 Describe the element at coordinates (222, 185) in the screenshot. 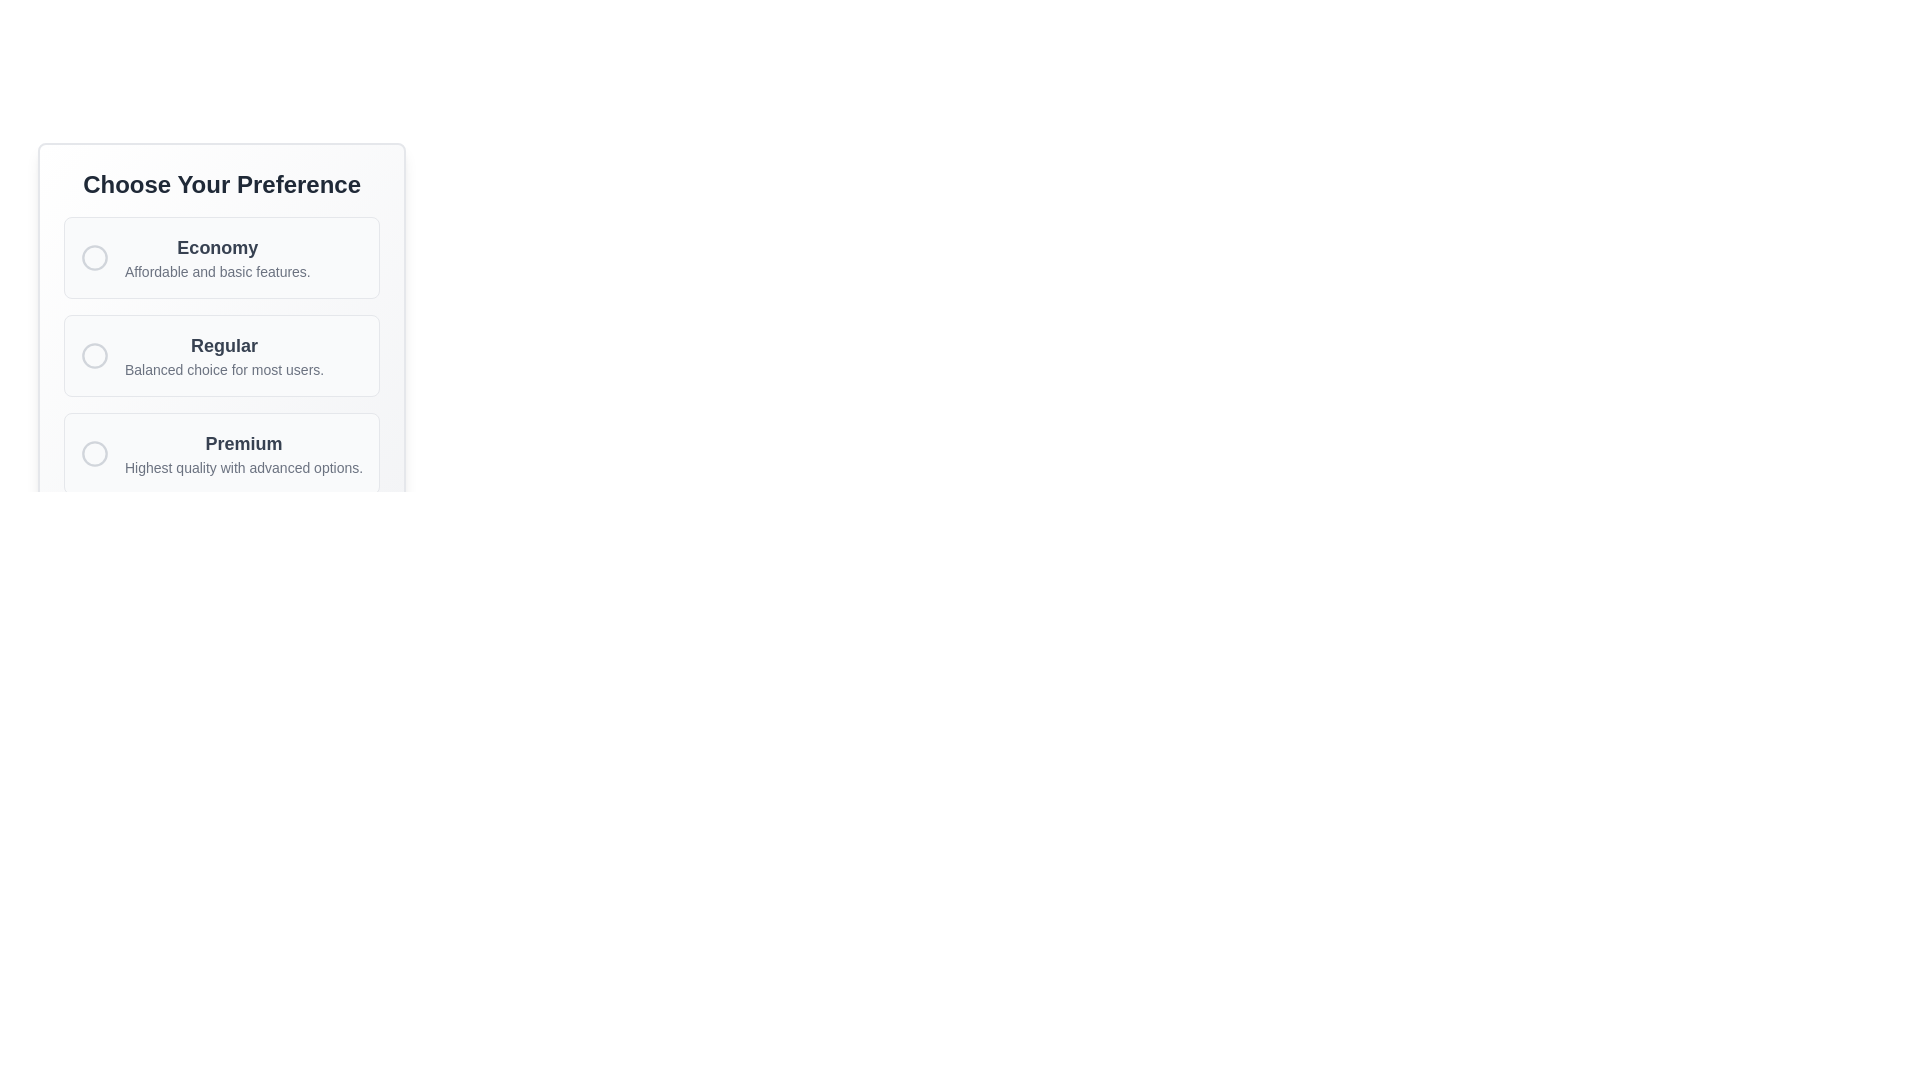

I see `the heading element with bold text 'Choose Your Preference' that is centered at the top of a card containing selectable options` at that location.